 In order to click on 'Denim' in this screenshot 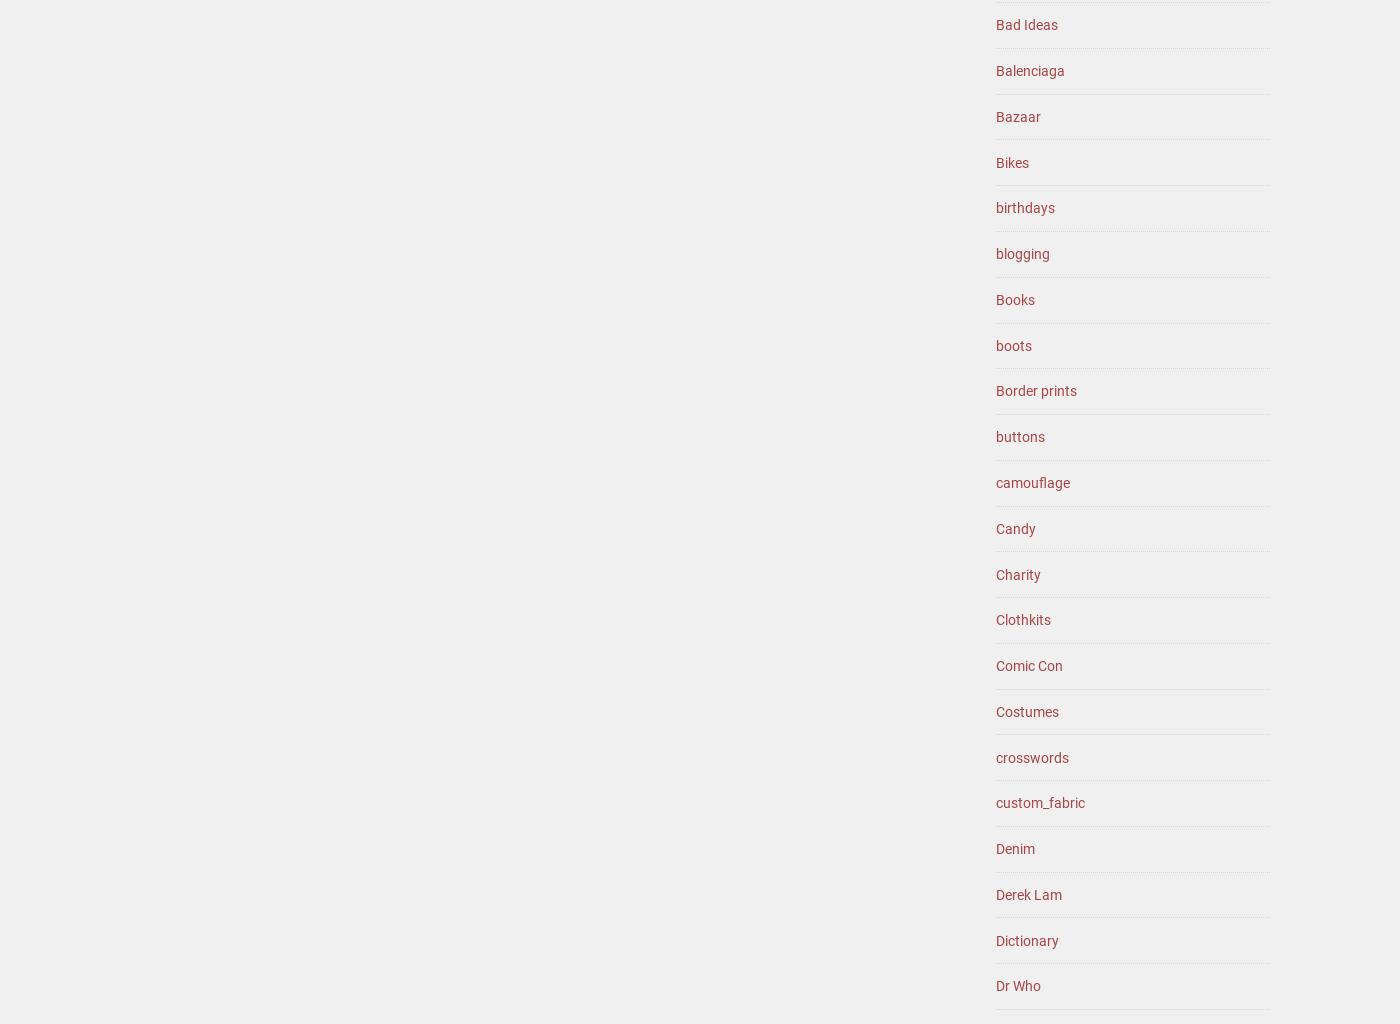, I will do `click(1015, 847)`.